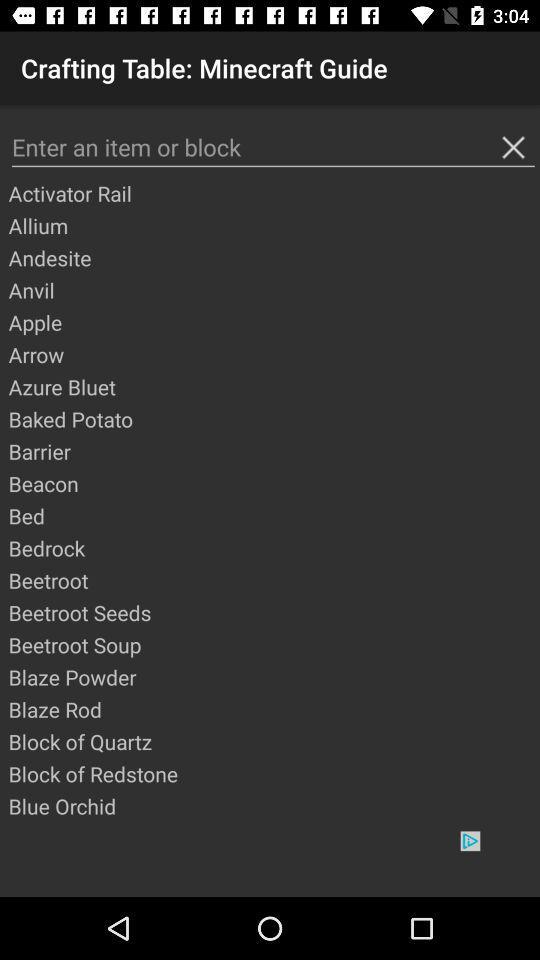  I want to click on icon above the activator rail, so click(272, 146).